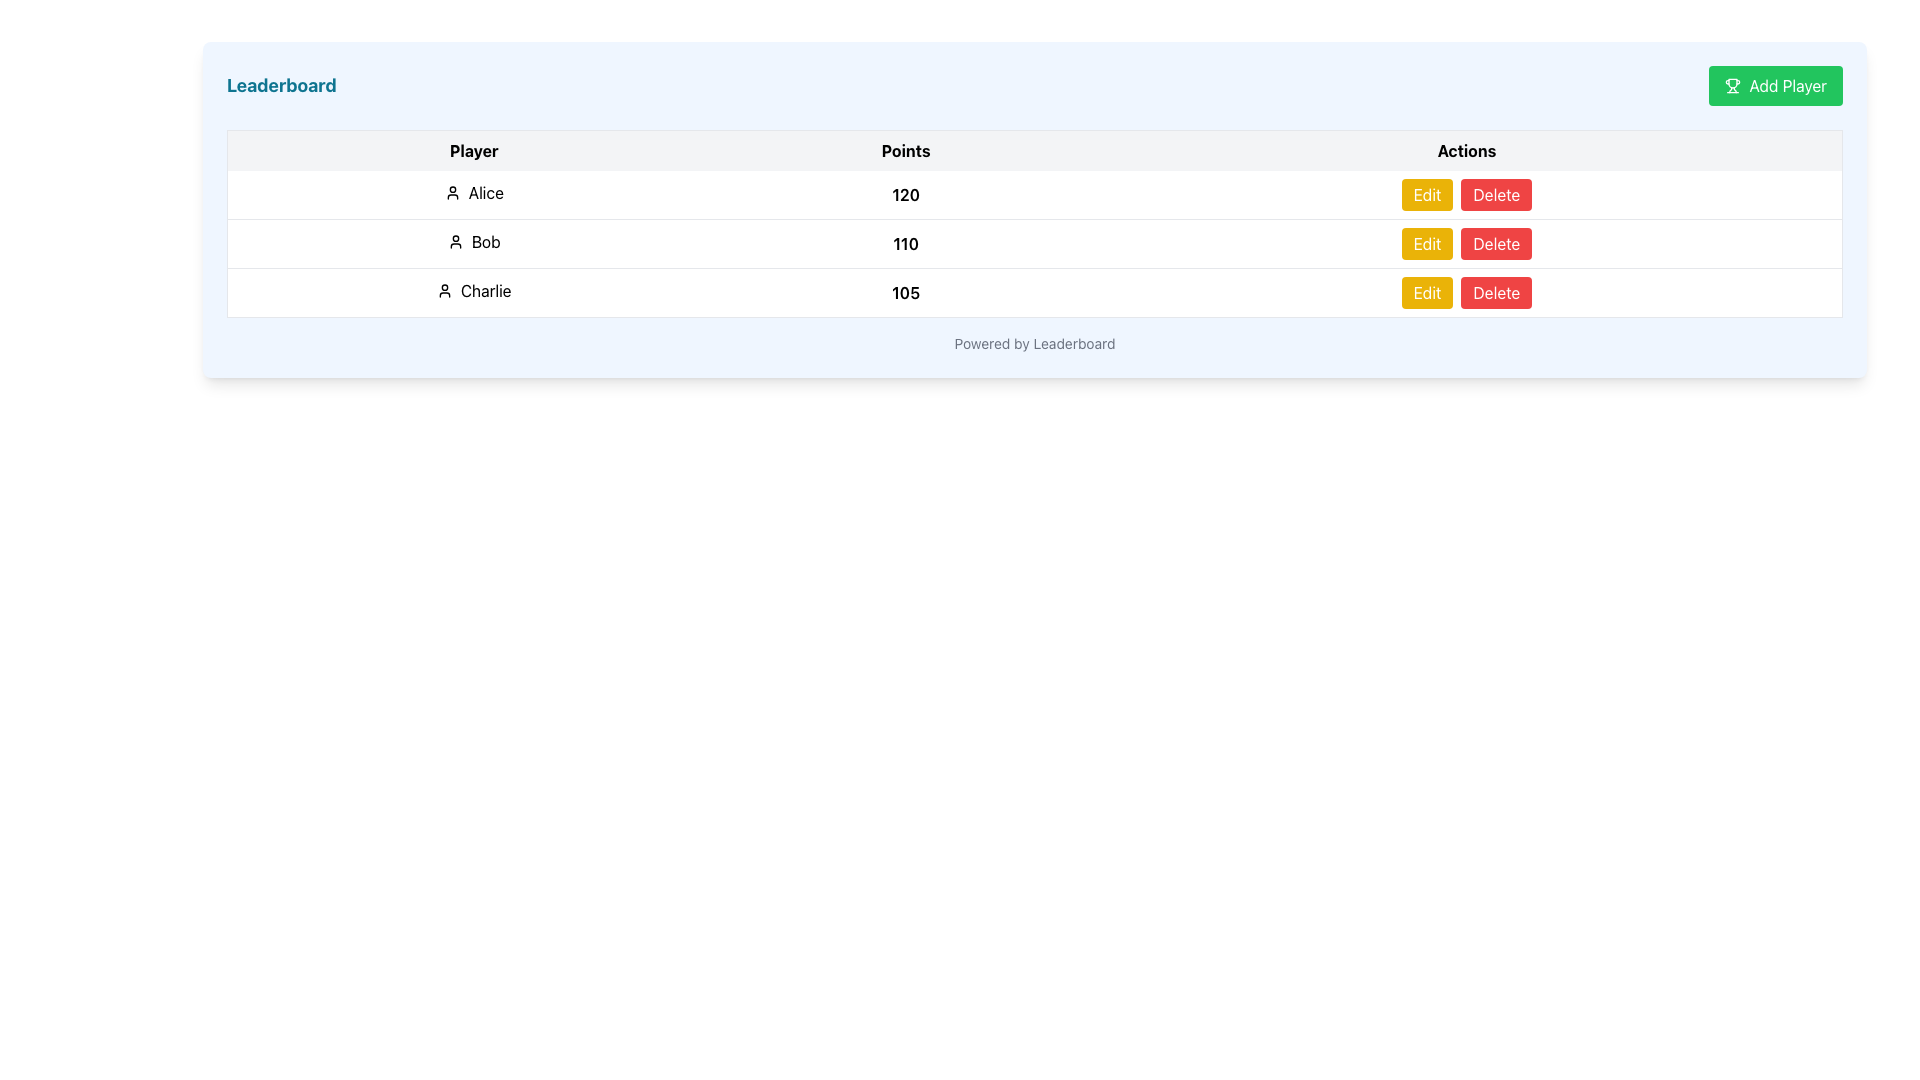  Describe the element at coordinates (473, 290) in the screenshot. I see `the user icon next to the text 'Charlie' in the third row of the leaderboard table under the 'Player' column` at that location.